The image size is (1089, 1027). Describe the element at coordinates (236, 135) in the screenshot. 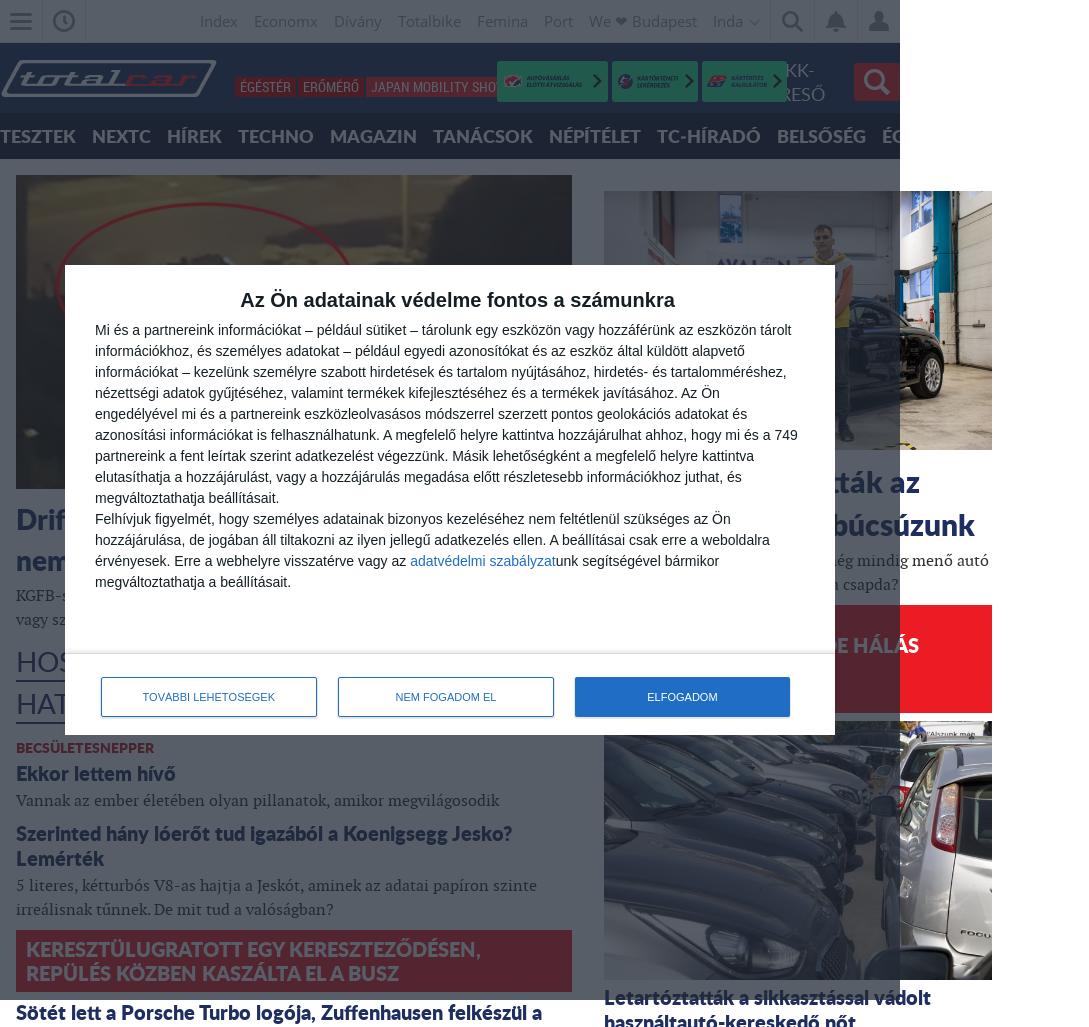

I see `'Techno'` at that location.